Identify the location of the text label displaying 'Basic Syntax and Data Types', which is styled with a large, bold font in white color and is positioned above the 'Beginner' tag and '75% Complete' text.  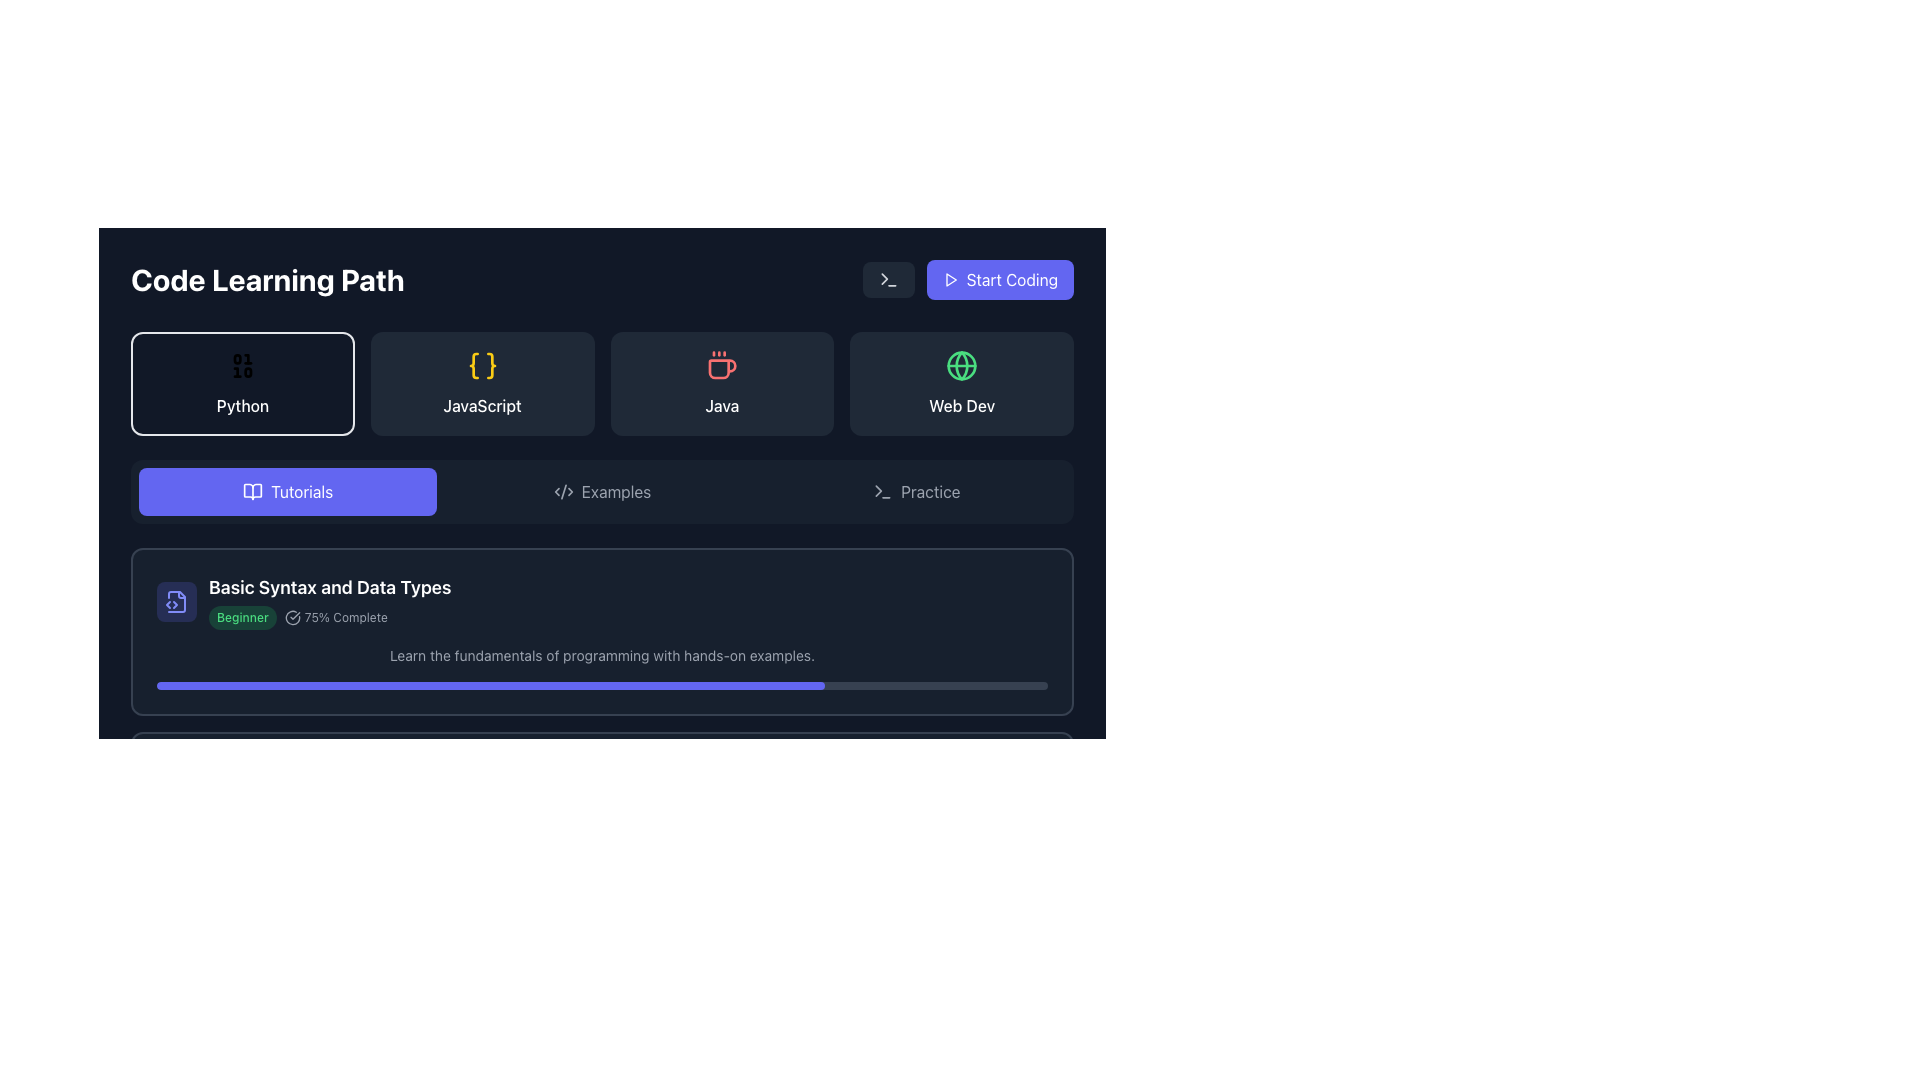
(330, 586).